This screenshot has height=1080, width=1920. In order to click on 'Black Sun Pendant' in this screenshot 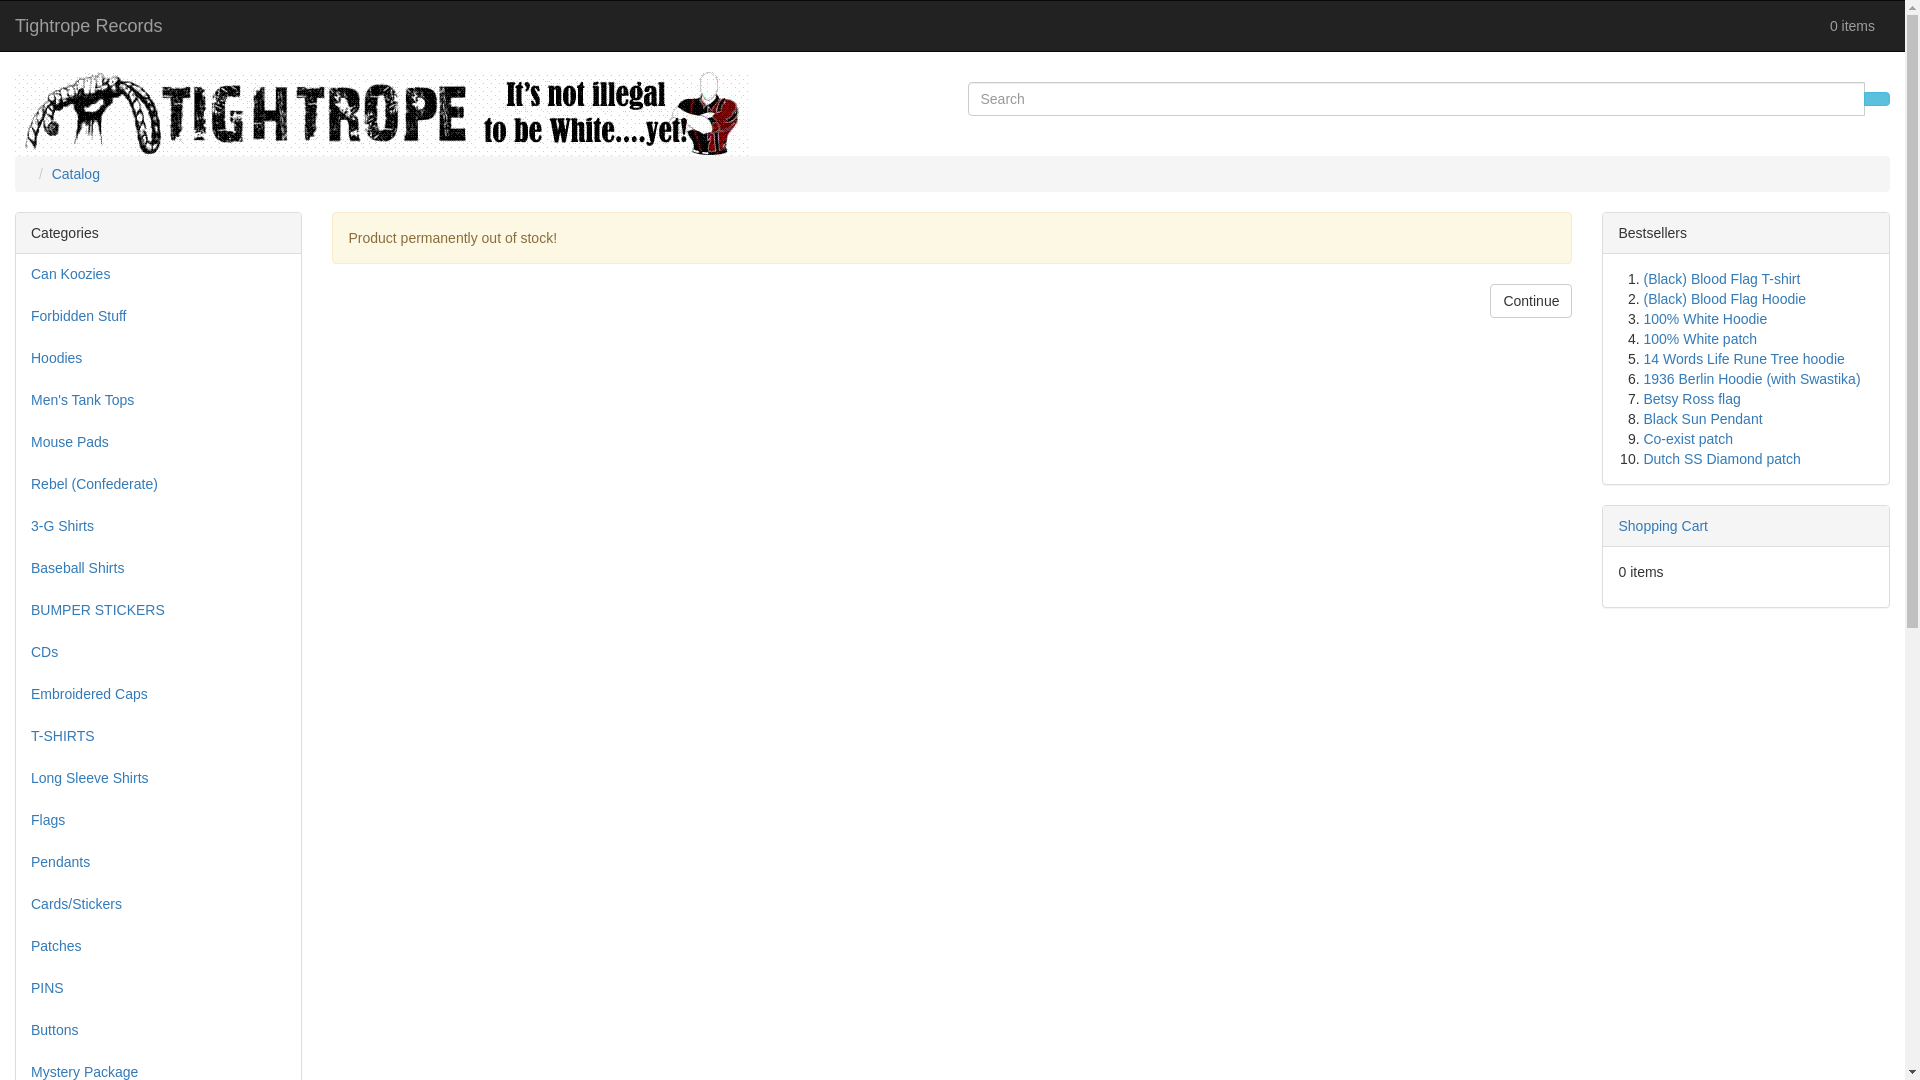, I will do `click(1701, 418)`.